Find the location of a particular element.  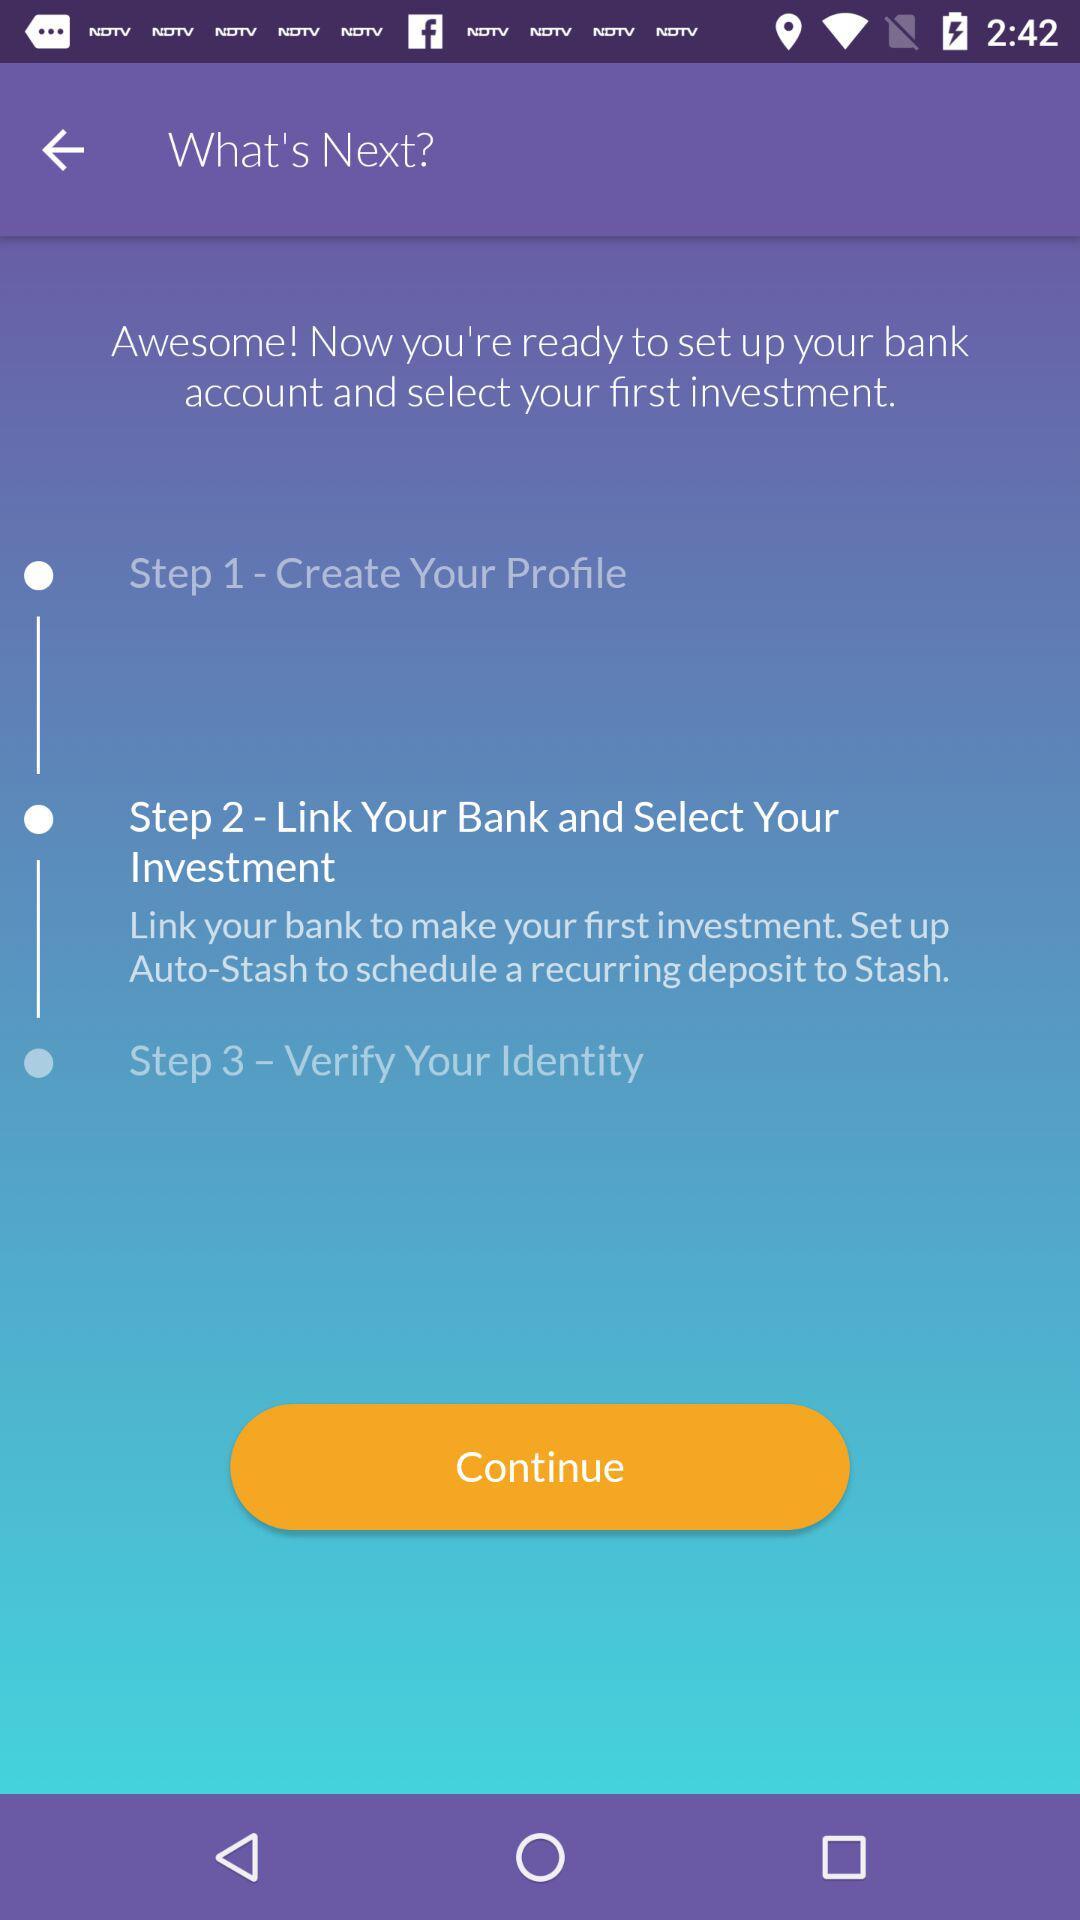

the arrow_backward icon is located at coordinates (61, 148).